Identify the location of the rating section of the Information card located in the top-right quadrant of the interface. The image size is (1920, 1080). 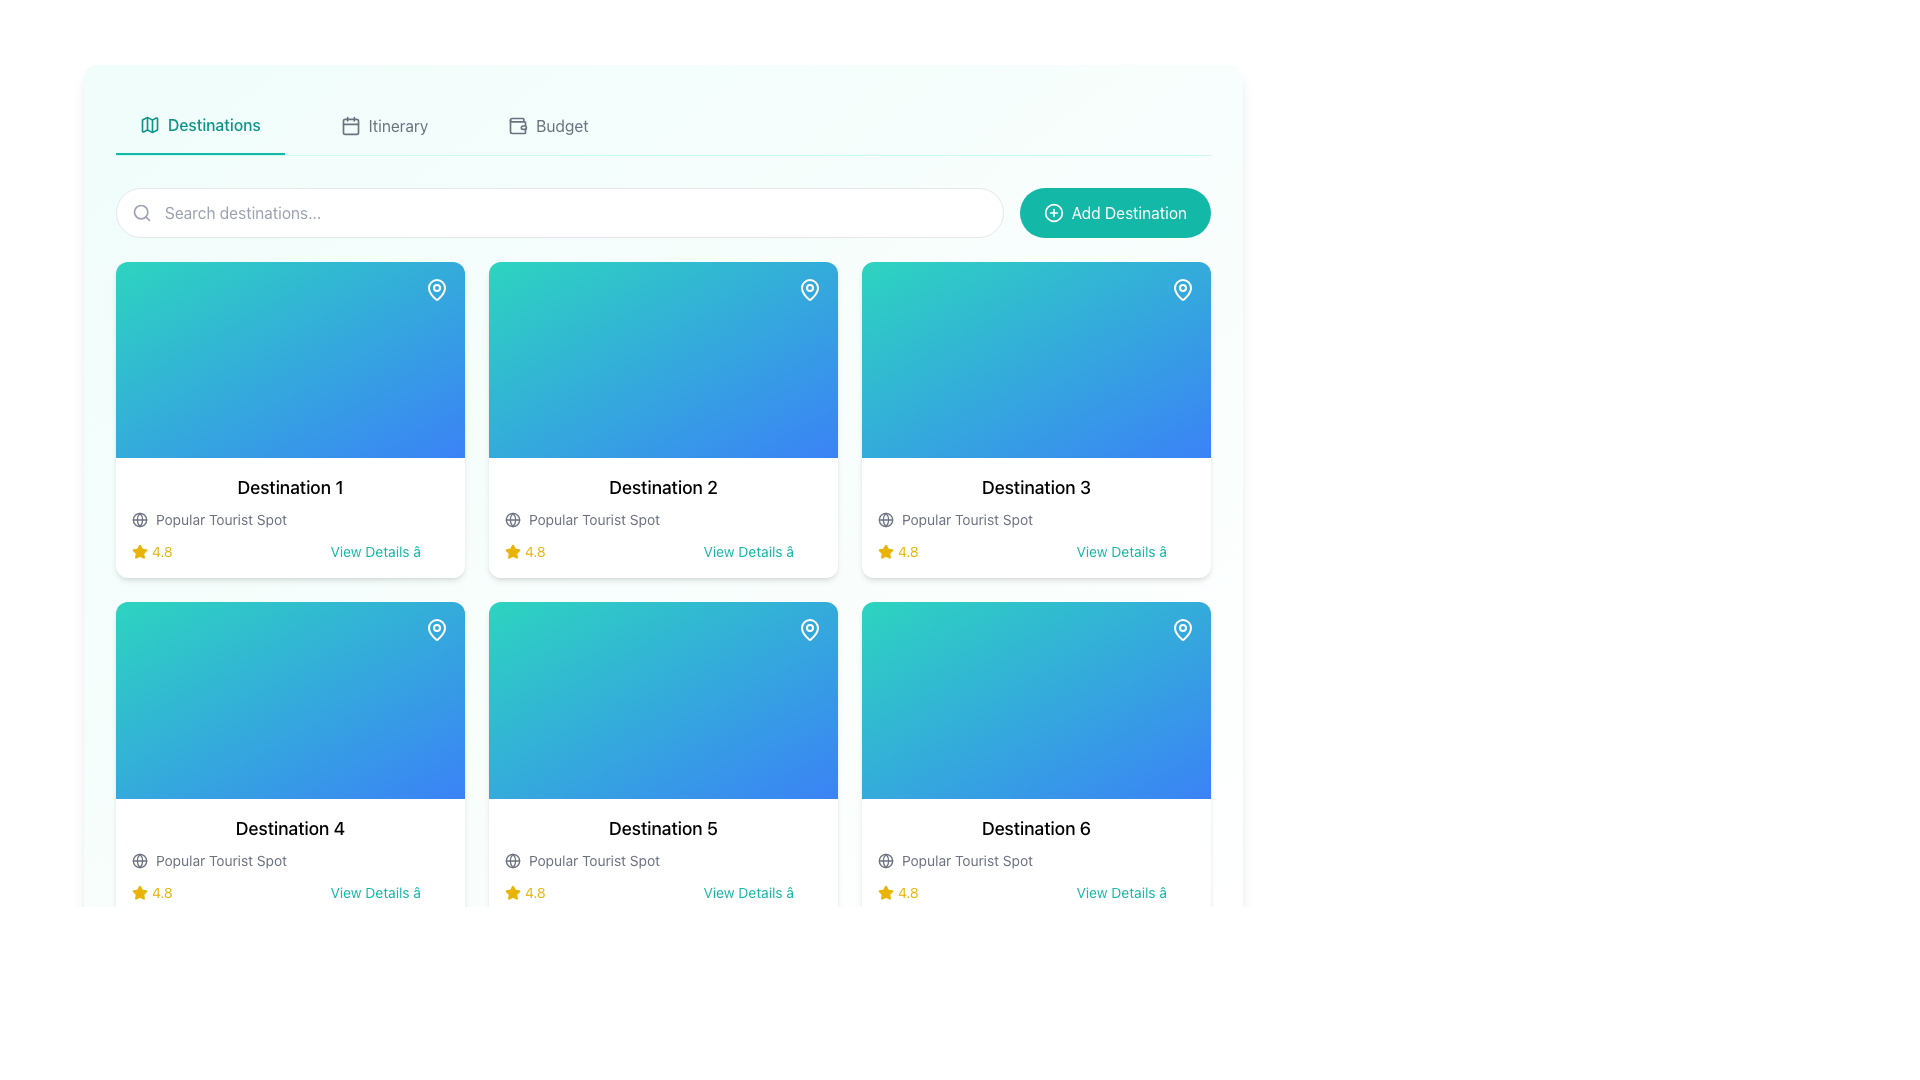
(1036, 517).